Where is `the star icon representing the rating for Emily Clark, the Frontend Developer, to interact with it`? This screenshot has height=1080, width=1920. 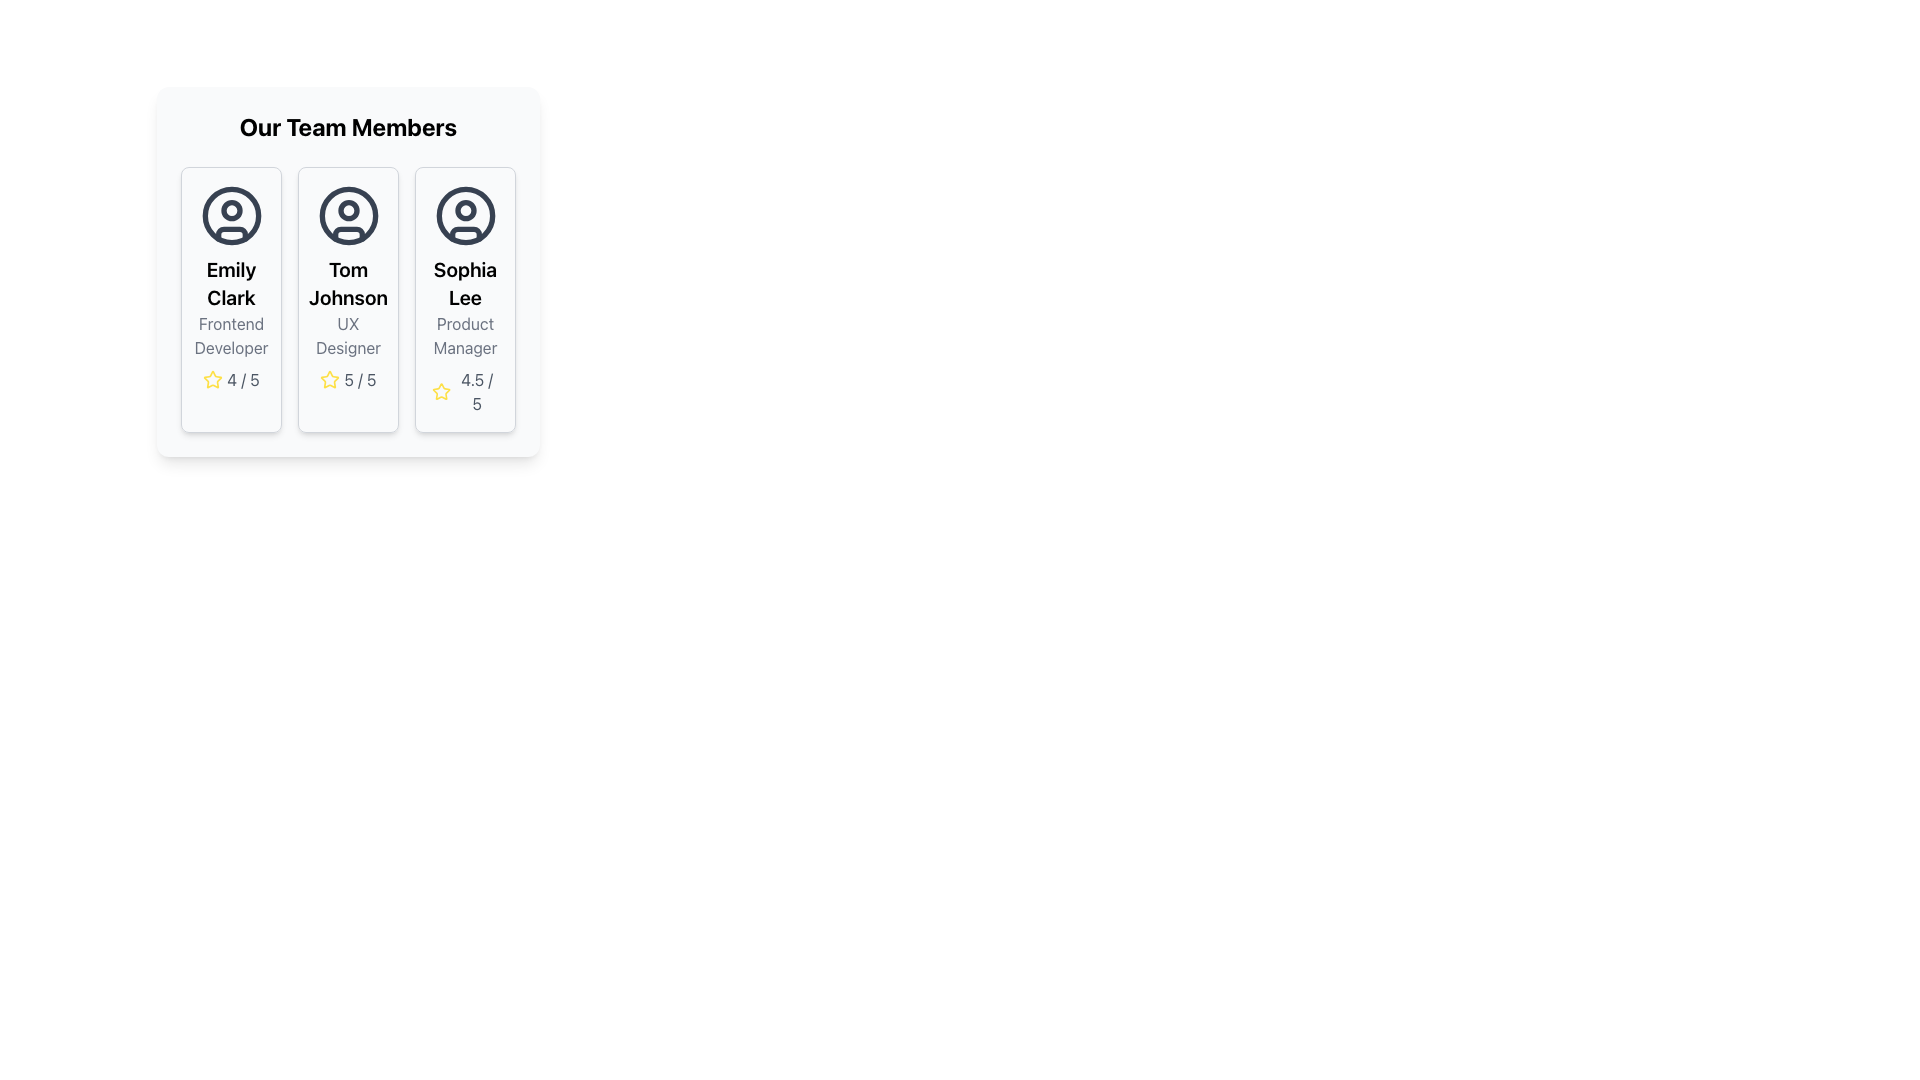 the star icon representing the rating for Emily Clark, the Frontend Developer, to interact with it is located at coordinates (212, 378).